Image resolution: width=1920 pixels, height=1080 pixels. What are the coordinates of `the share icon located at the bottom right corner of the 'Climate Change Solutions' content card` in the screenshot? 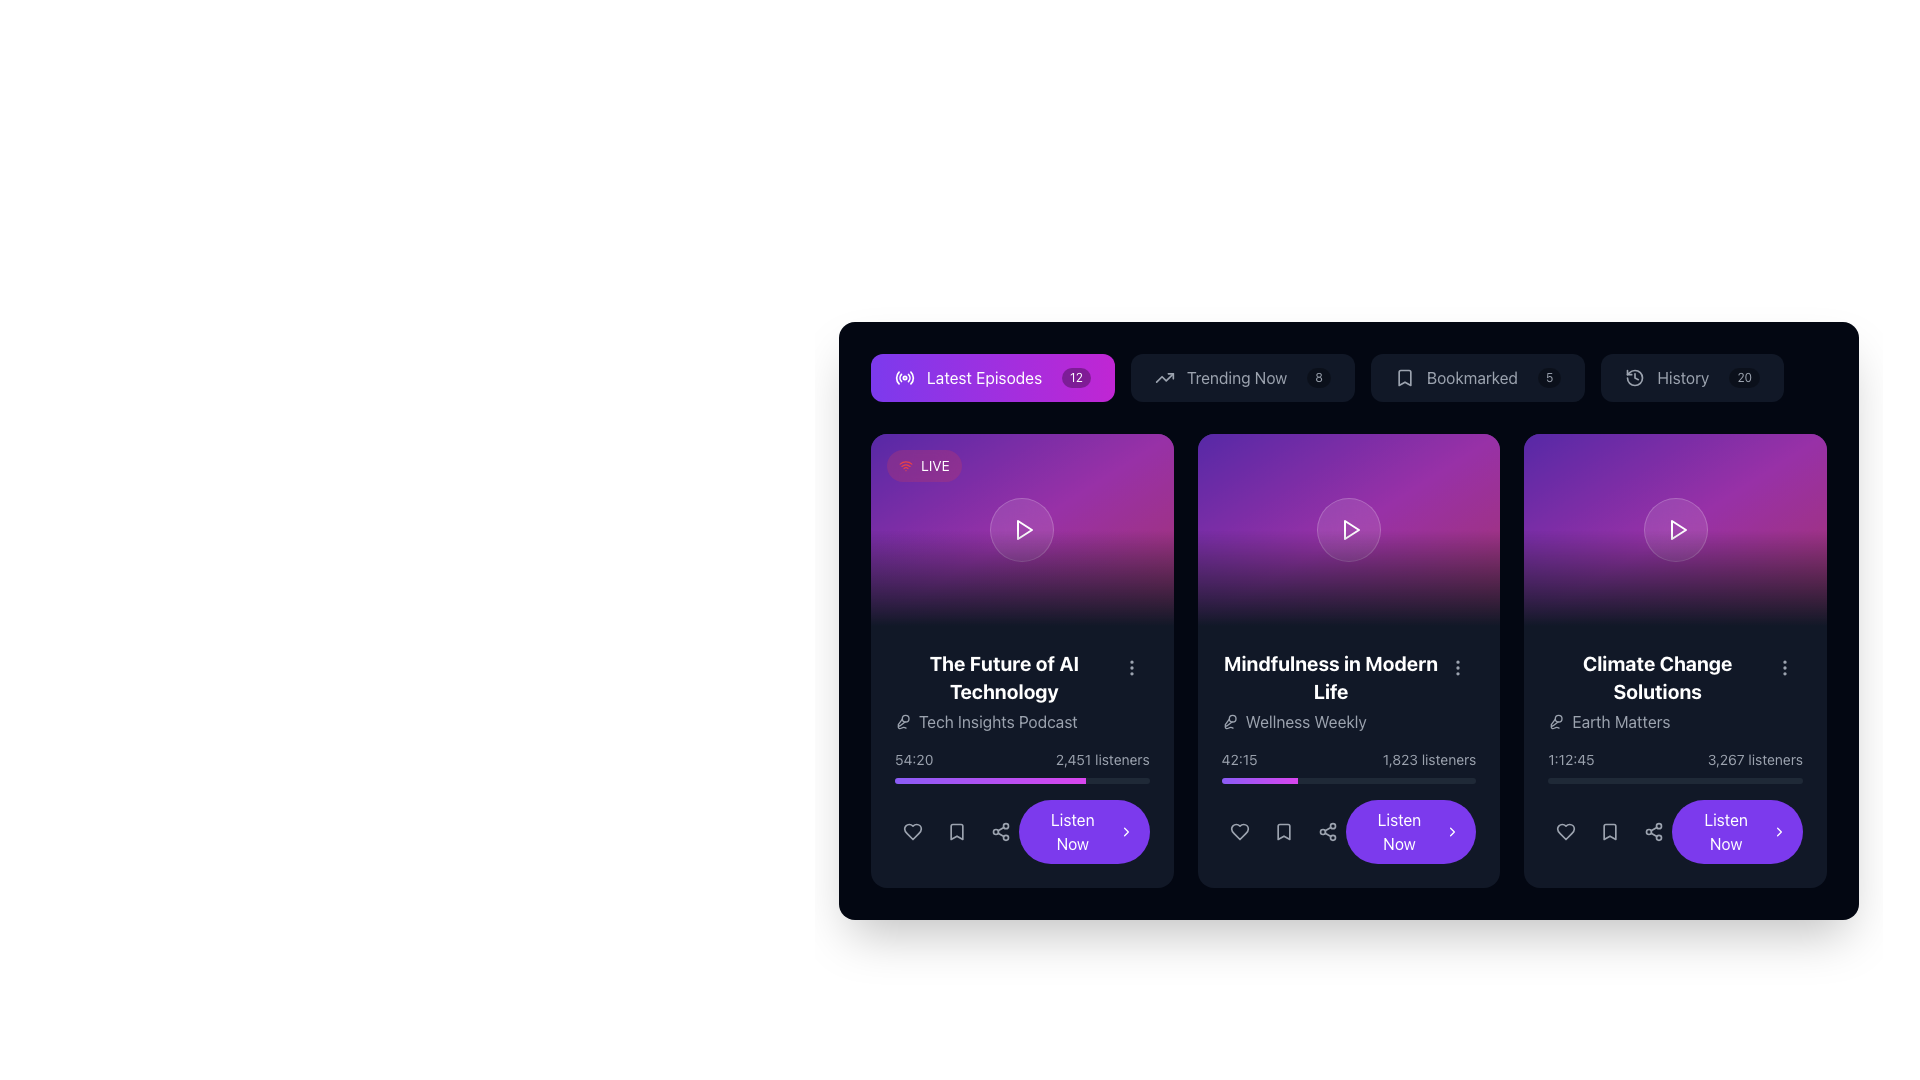 It's located at (1654, 832).